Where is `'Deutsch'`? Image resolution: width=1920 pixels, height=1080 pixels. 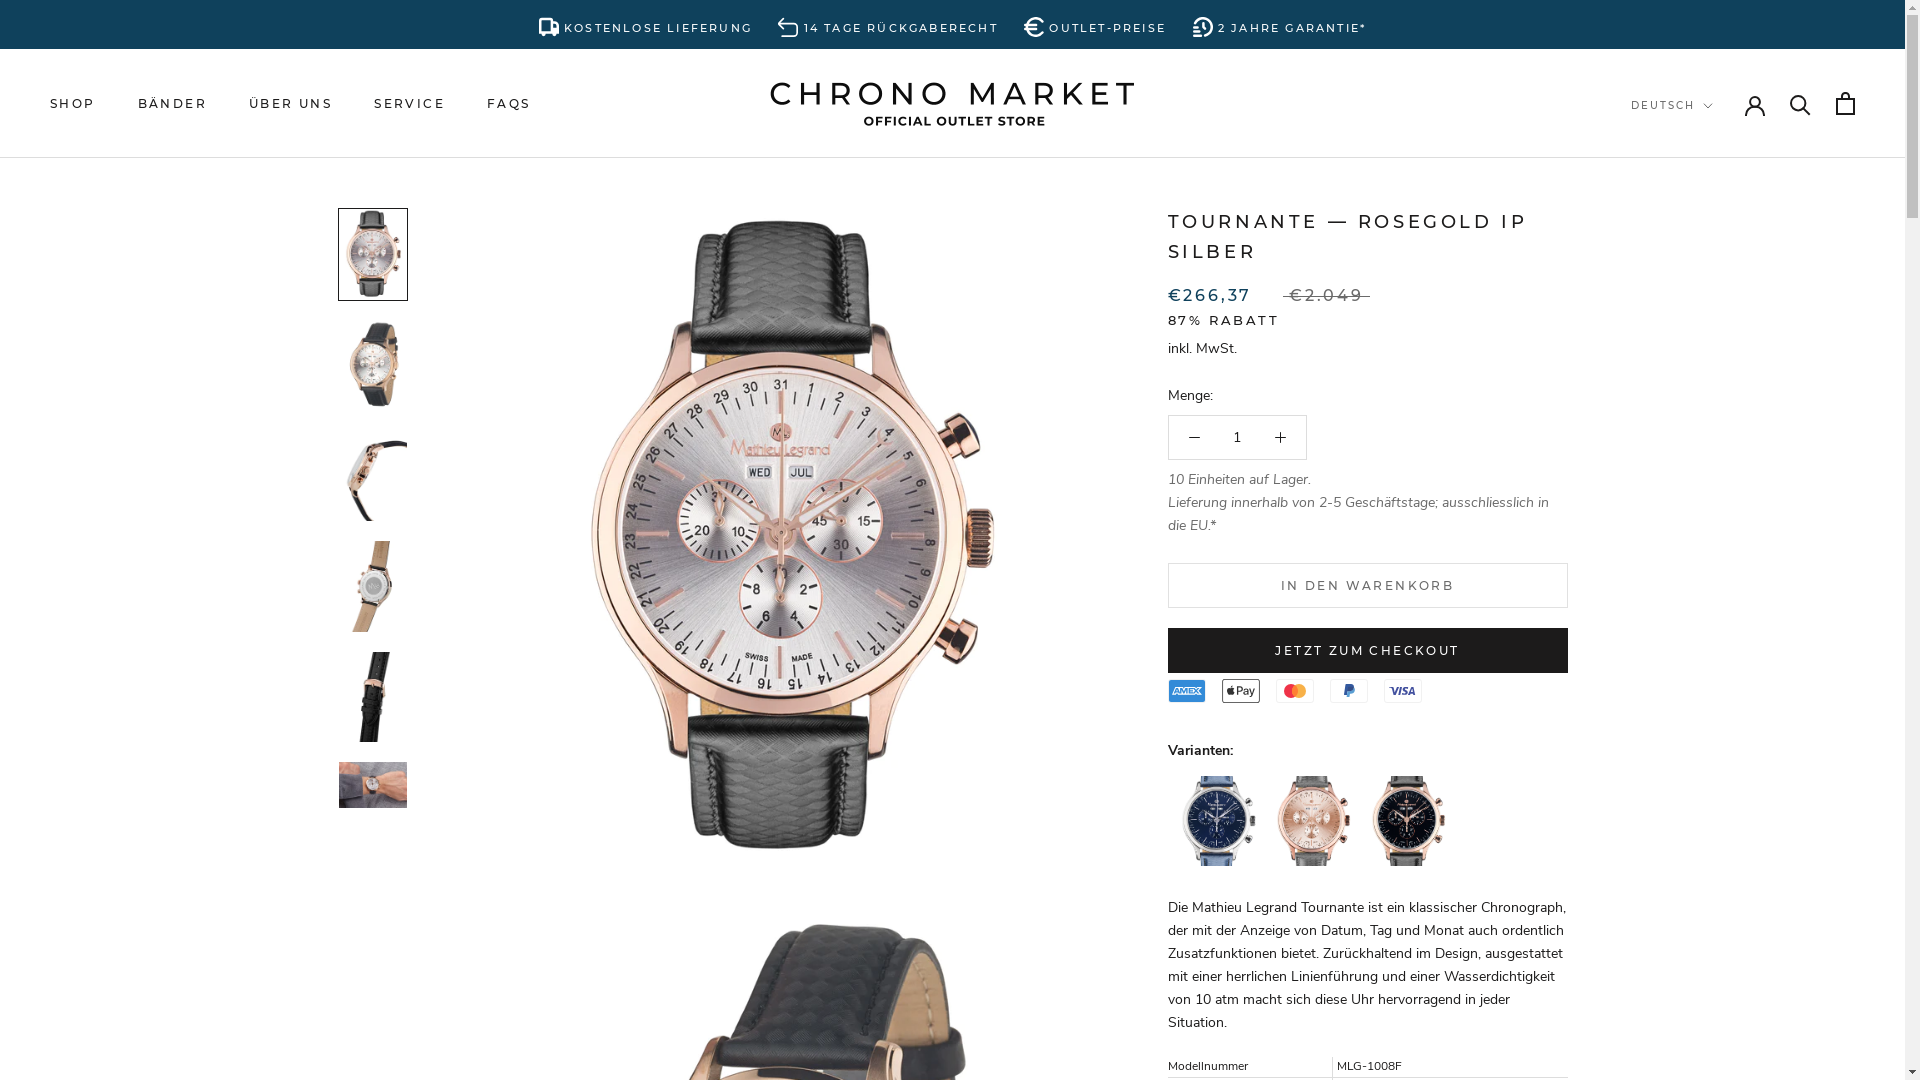
'Deutsch' is located at coordinates (1692, 146).